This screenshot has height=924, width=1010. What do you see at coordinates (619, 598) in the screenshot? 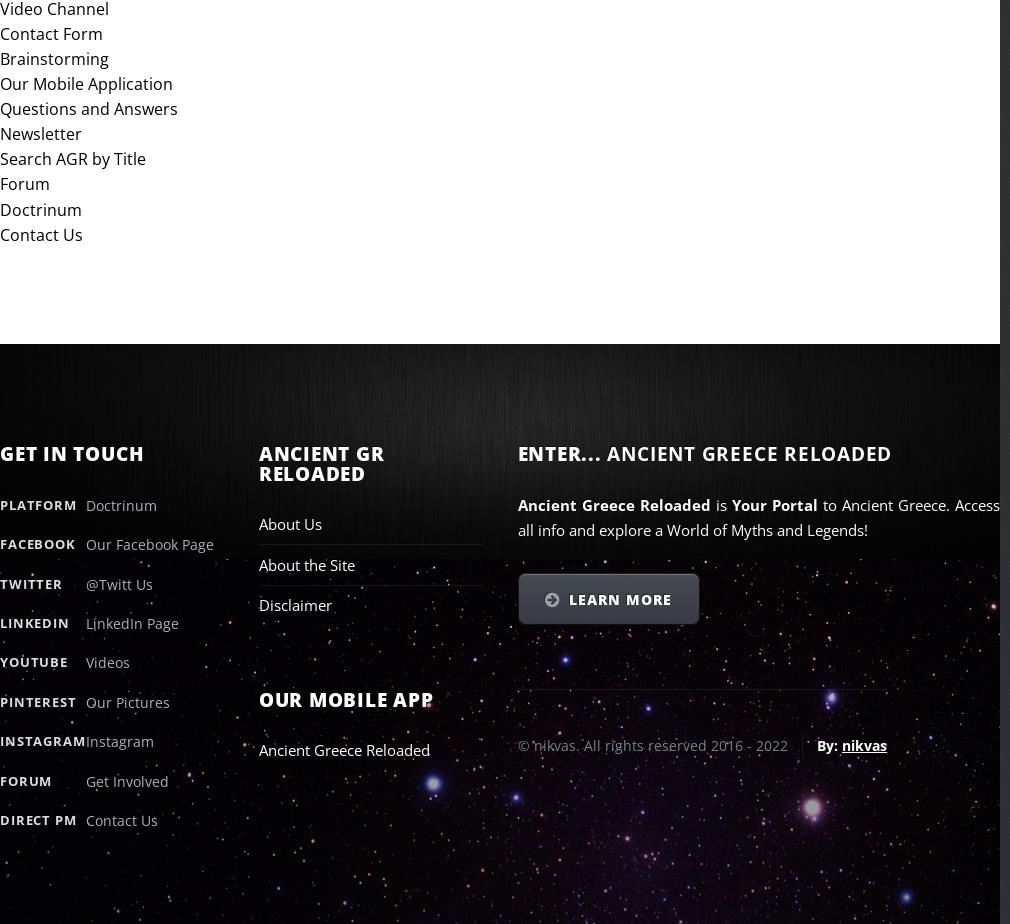
I see `'Learn More'` at bounding box center [619, 598].